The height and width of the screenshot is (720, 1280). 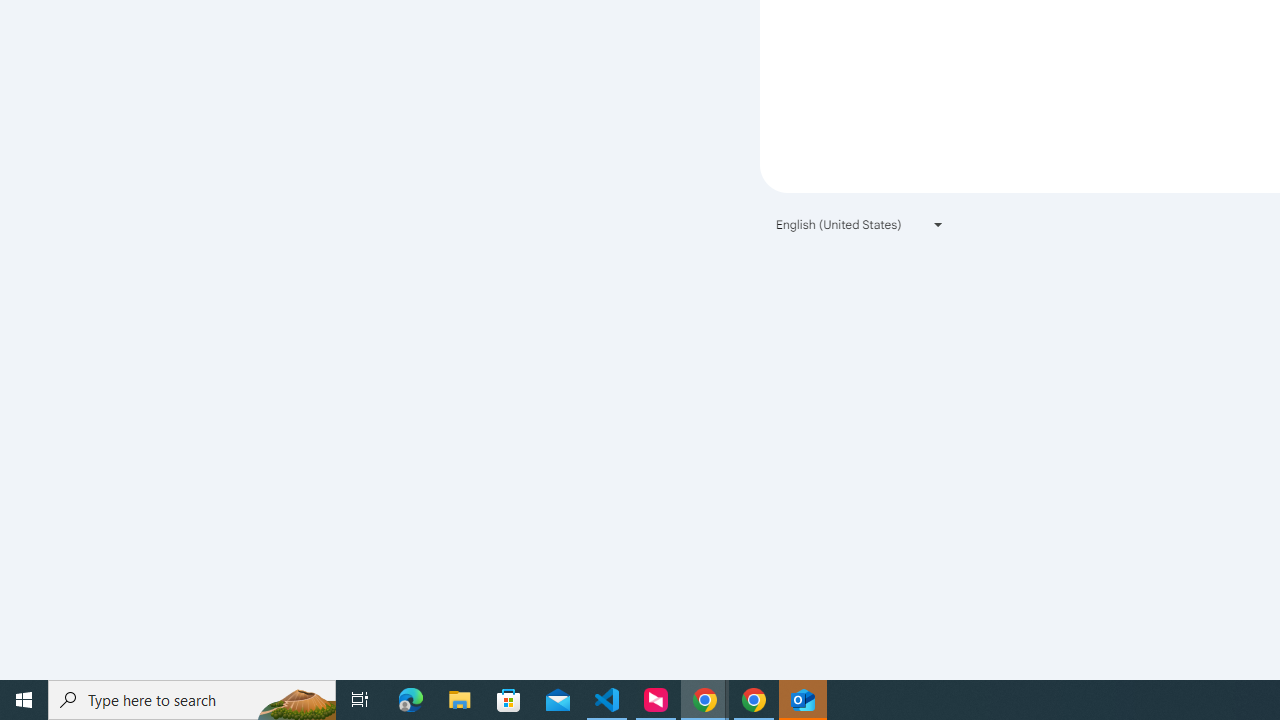 I want to click on 'English (United States)', so click(x=860, y=224).